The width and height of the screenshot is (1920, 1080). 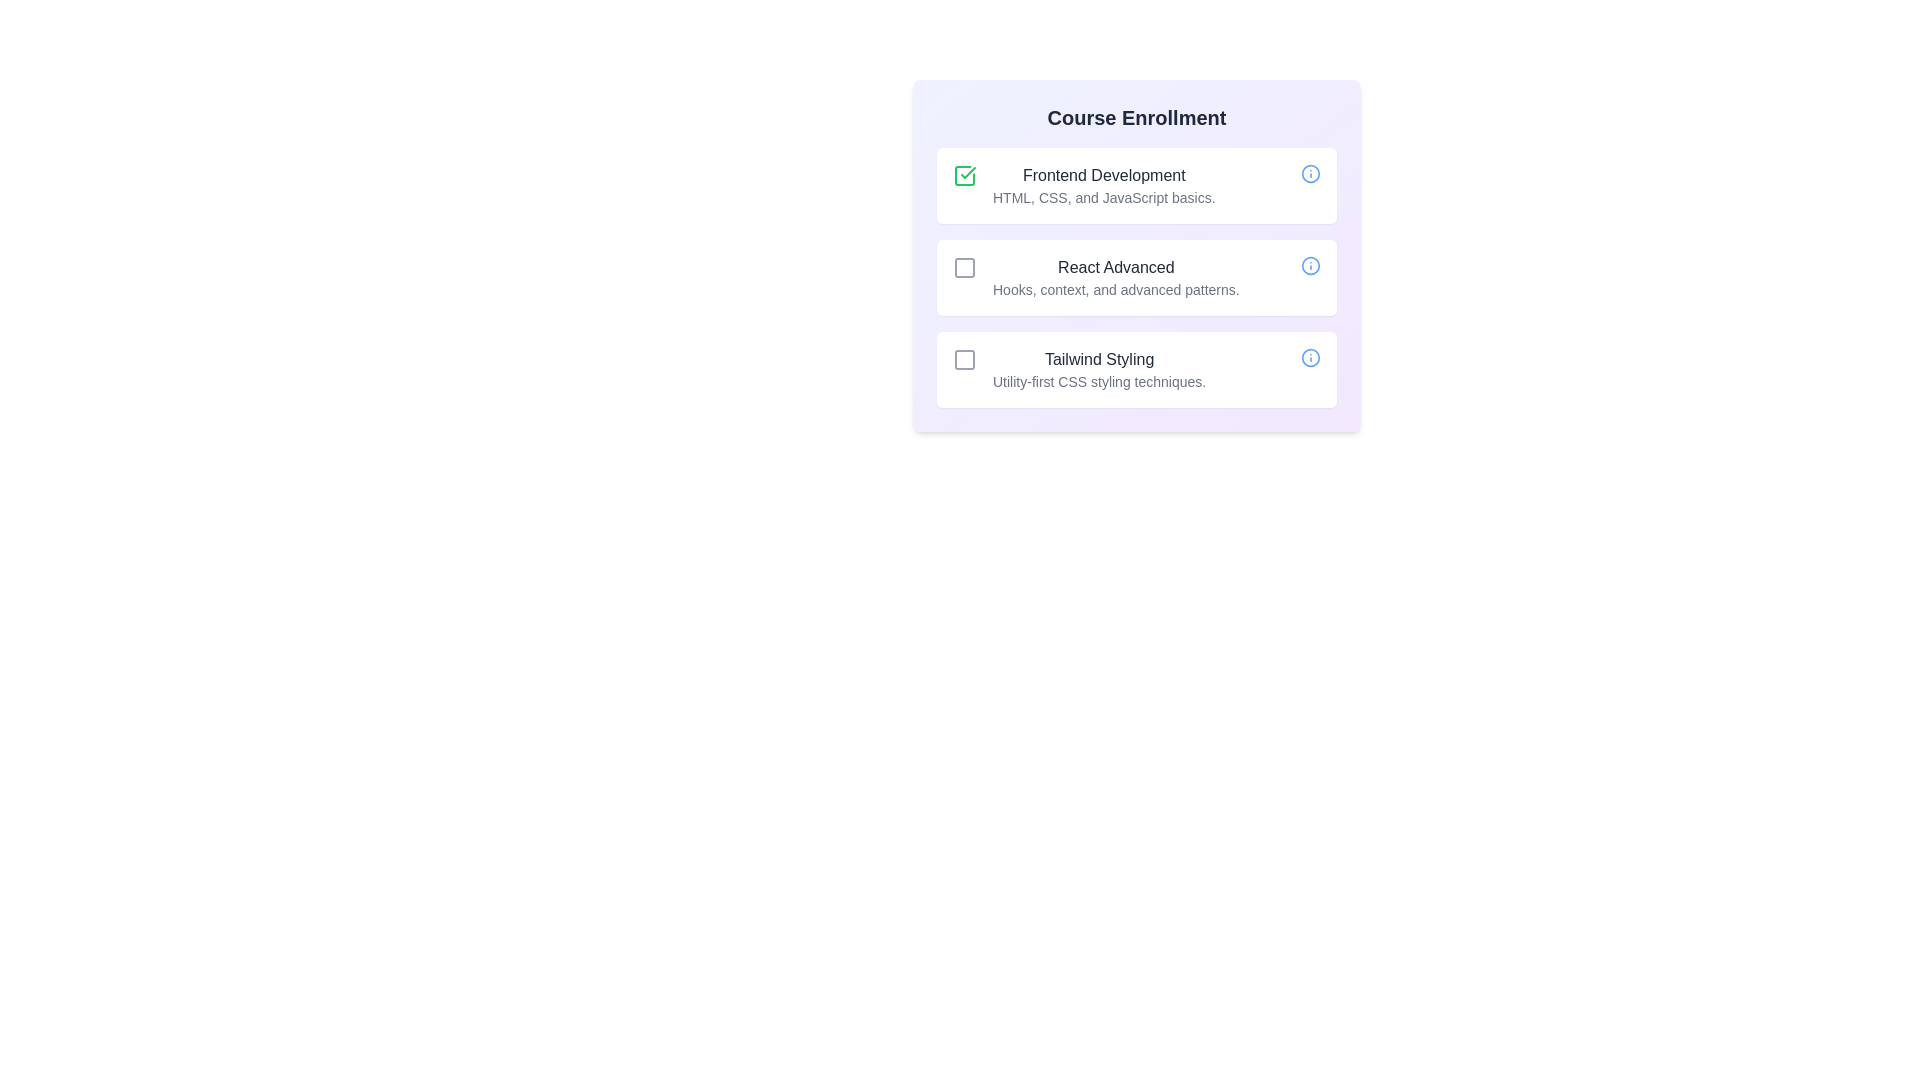 I want to click on the 'Tailwind Styling' checkbox indicator by, so click(x=964, y=358).